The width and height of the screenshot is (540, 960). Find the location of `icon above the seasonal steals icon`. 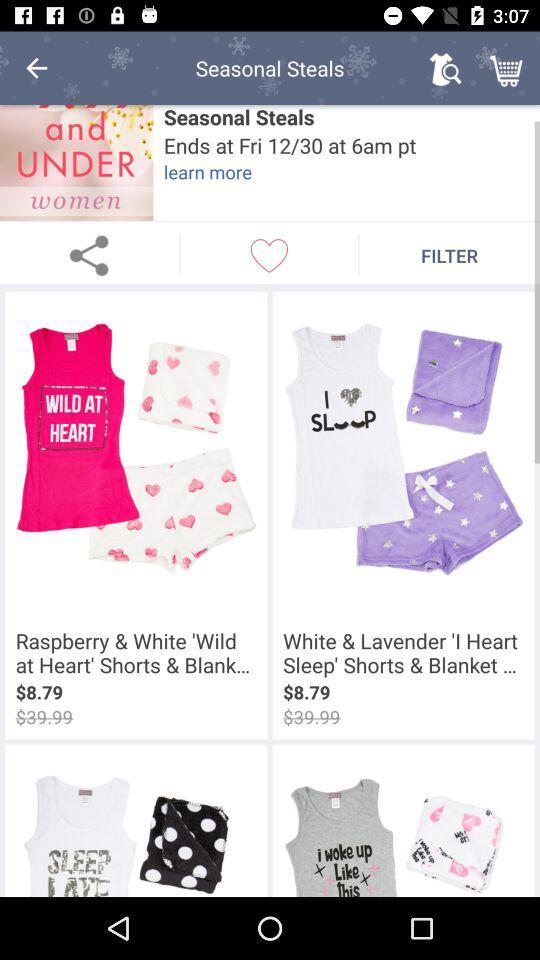

icon above the seasonal steals icon is located at coordinates (445, 68).